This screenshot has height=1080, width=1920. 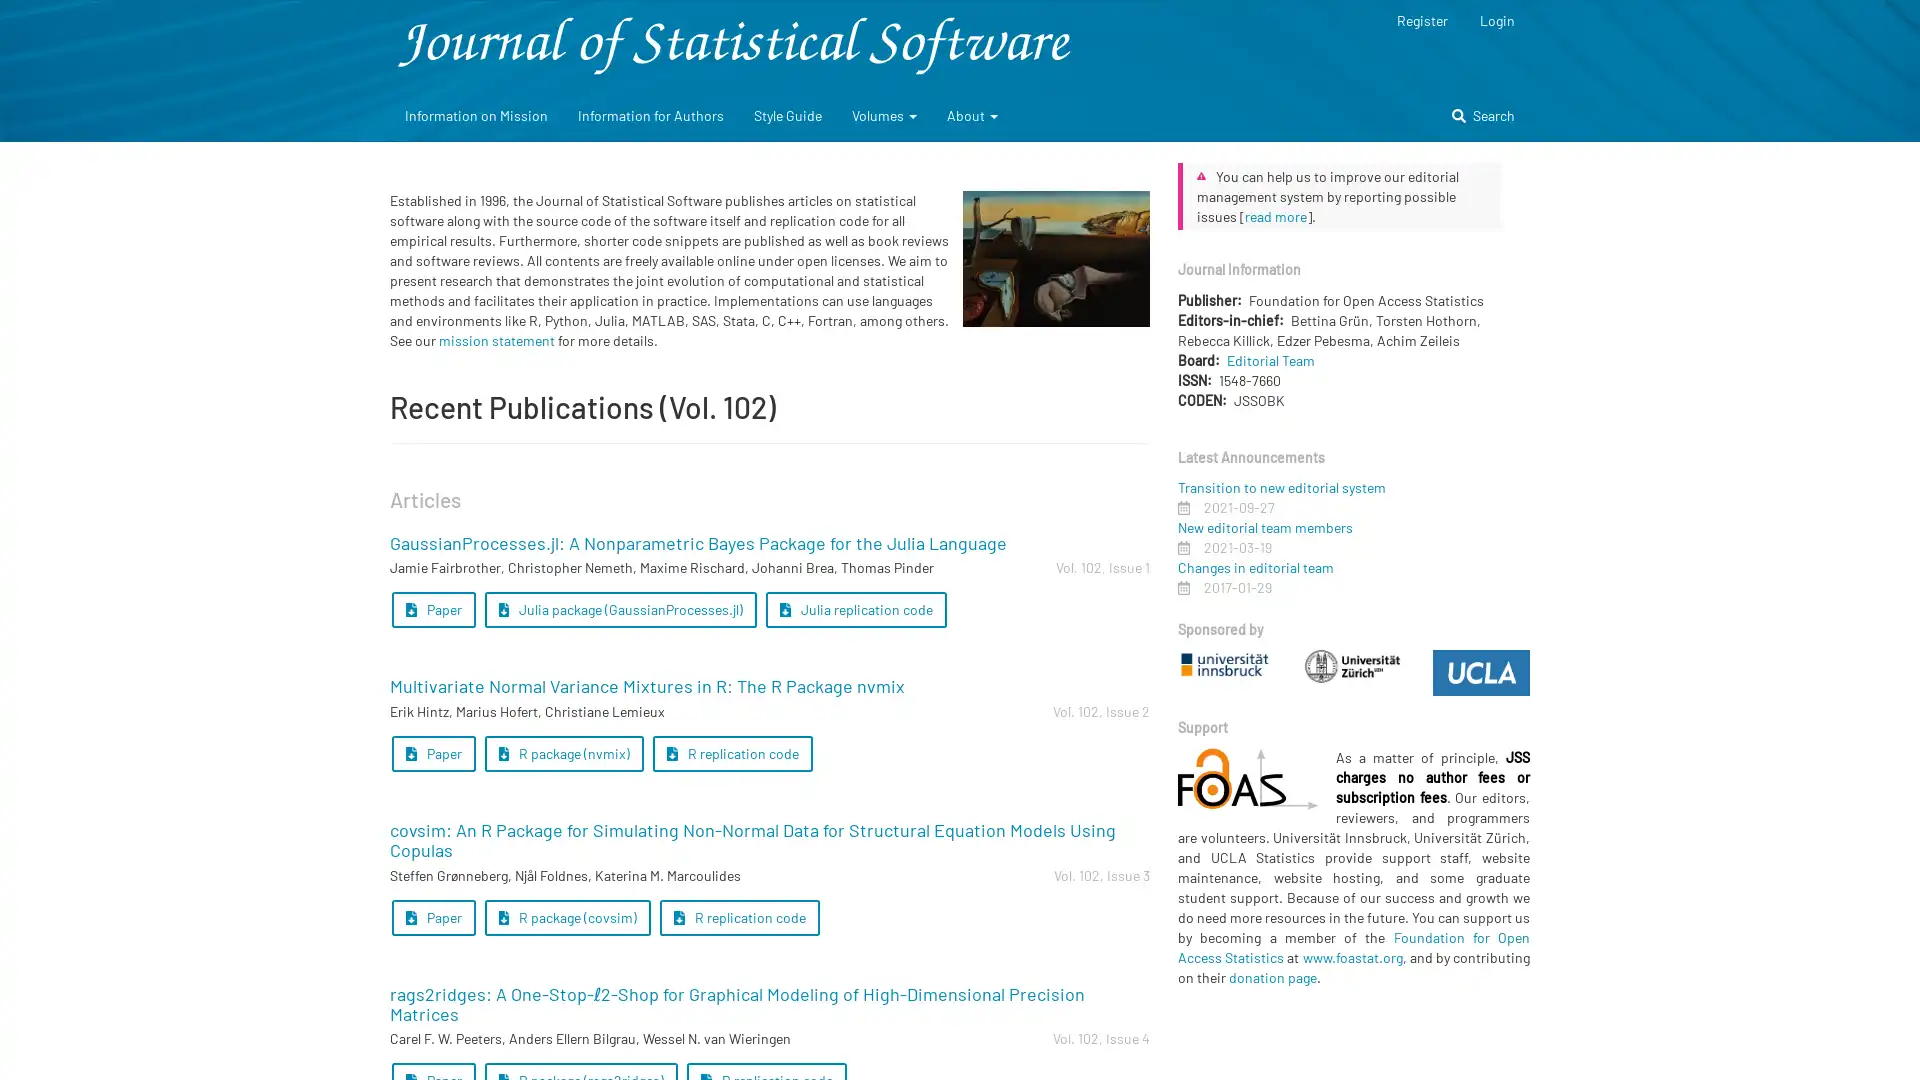 I want to click on Paper, so click(x=432, y=608).